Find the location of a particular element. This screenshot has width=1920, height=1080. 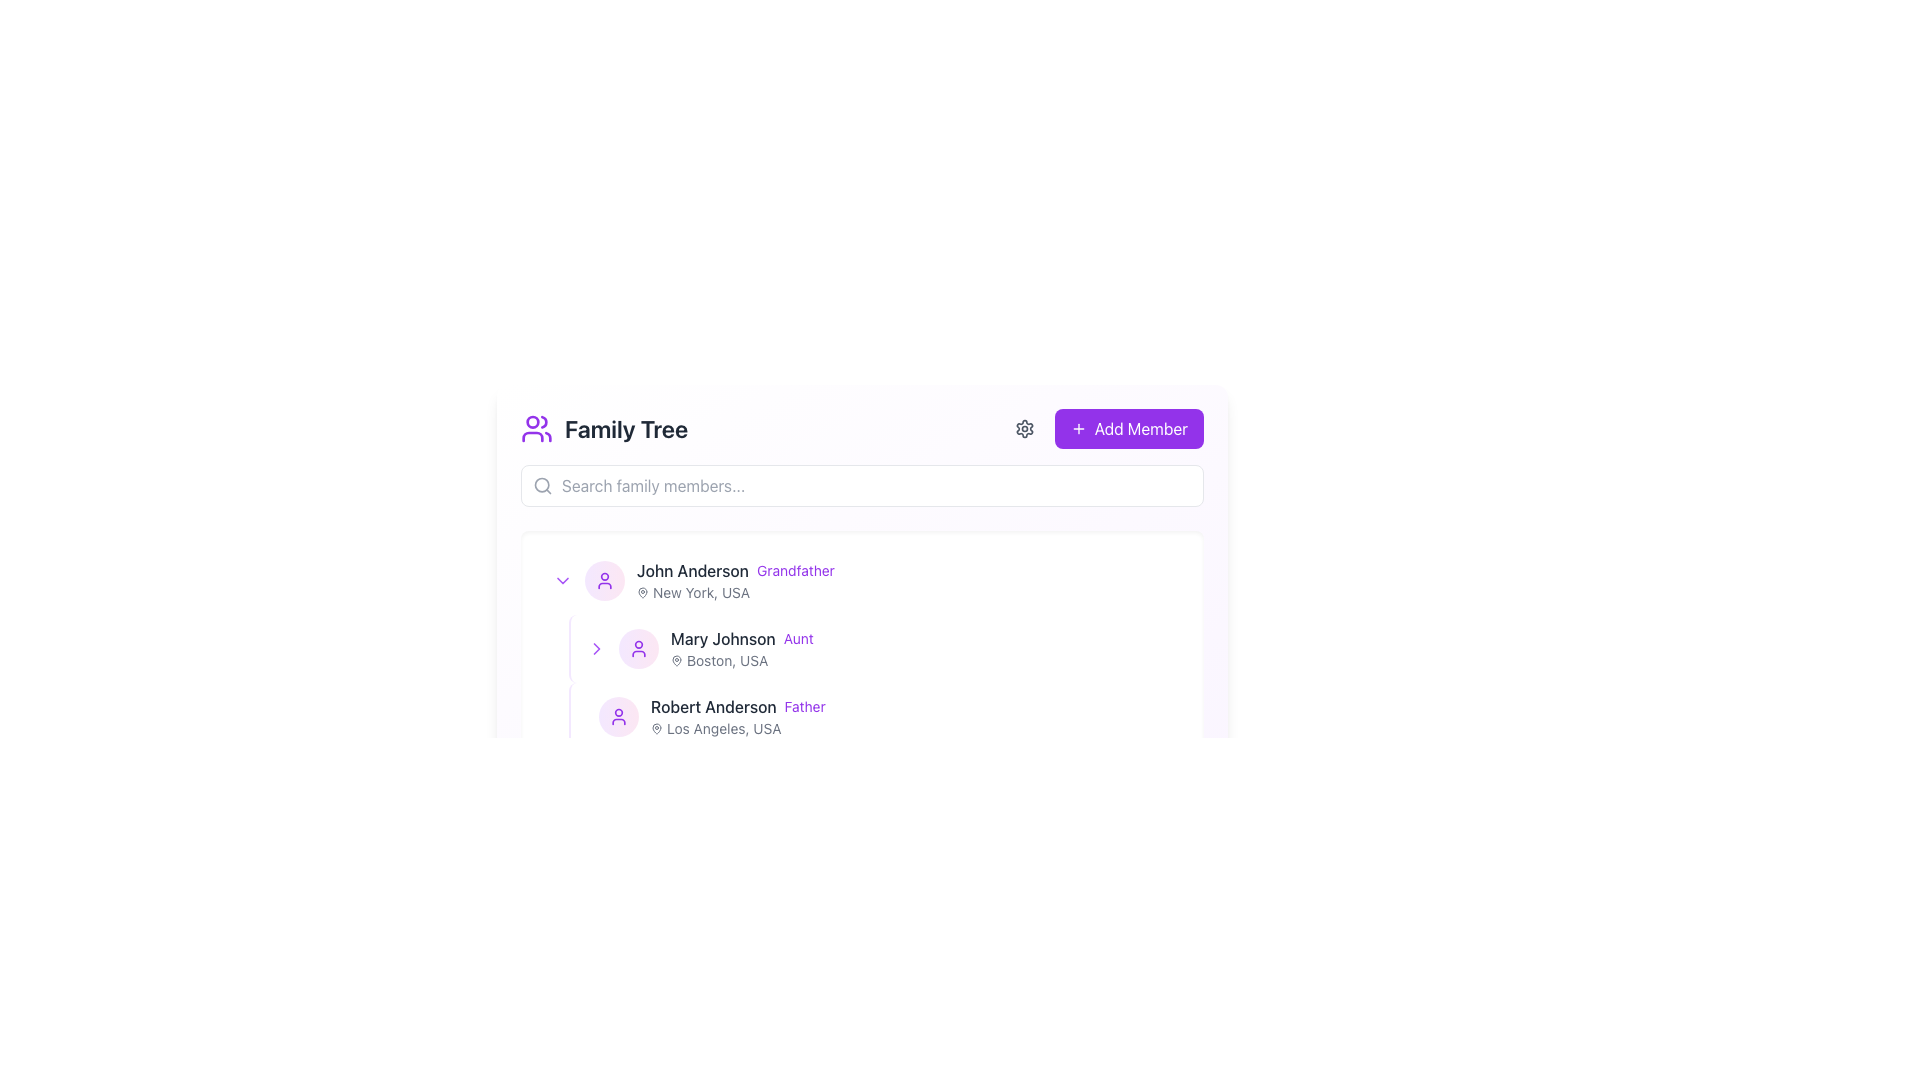

the geographical data icon indicating 'Boston, USA' located to the left of 'Mary Johnson.' is located at coordinates (676, 660).